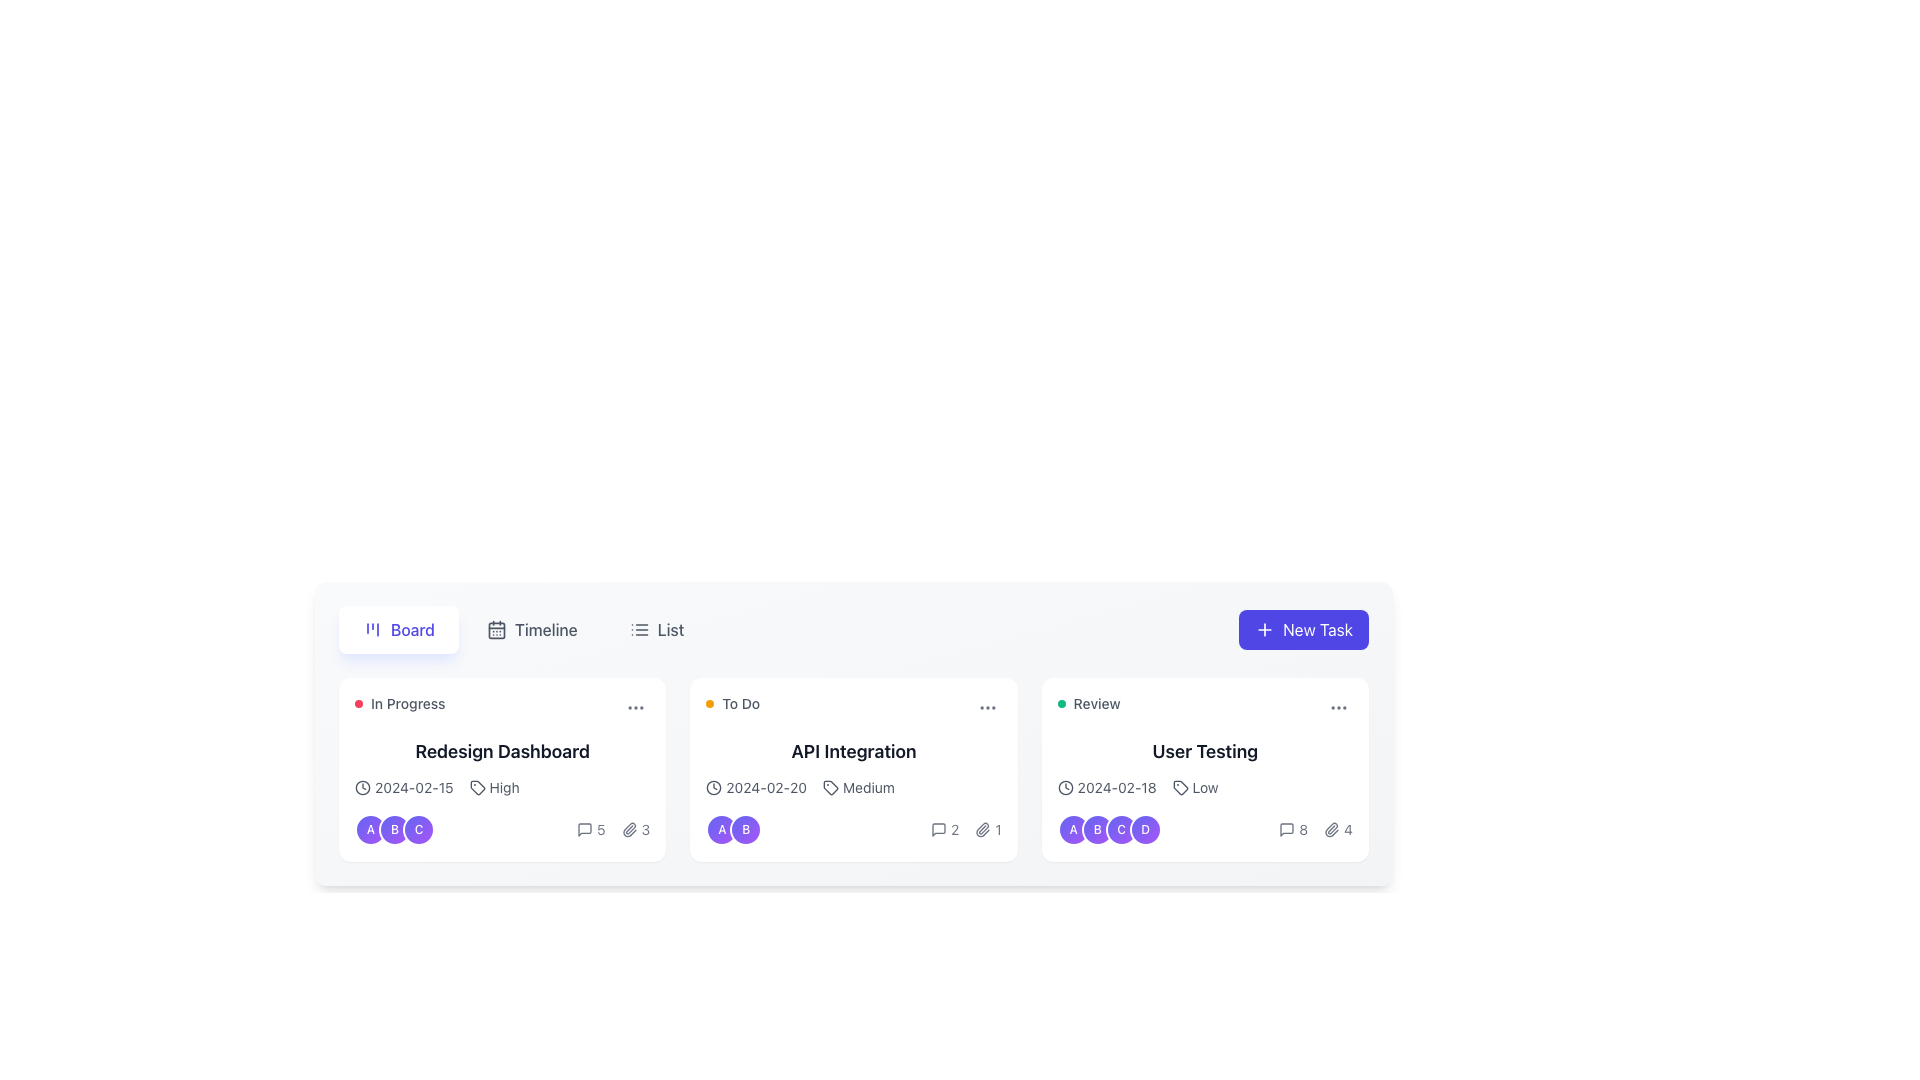 The image size is (1920, 1080). What do you see at coordinates (476, 786) in the screenshot?
I see `the priority level icon associated with the 'High' text, which is located to the left of the 'High' text in the 'Redesign Dashboard' card` at bounding box center [476, 786].